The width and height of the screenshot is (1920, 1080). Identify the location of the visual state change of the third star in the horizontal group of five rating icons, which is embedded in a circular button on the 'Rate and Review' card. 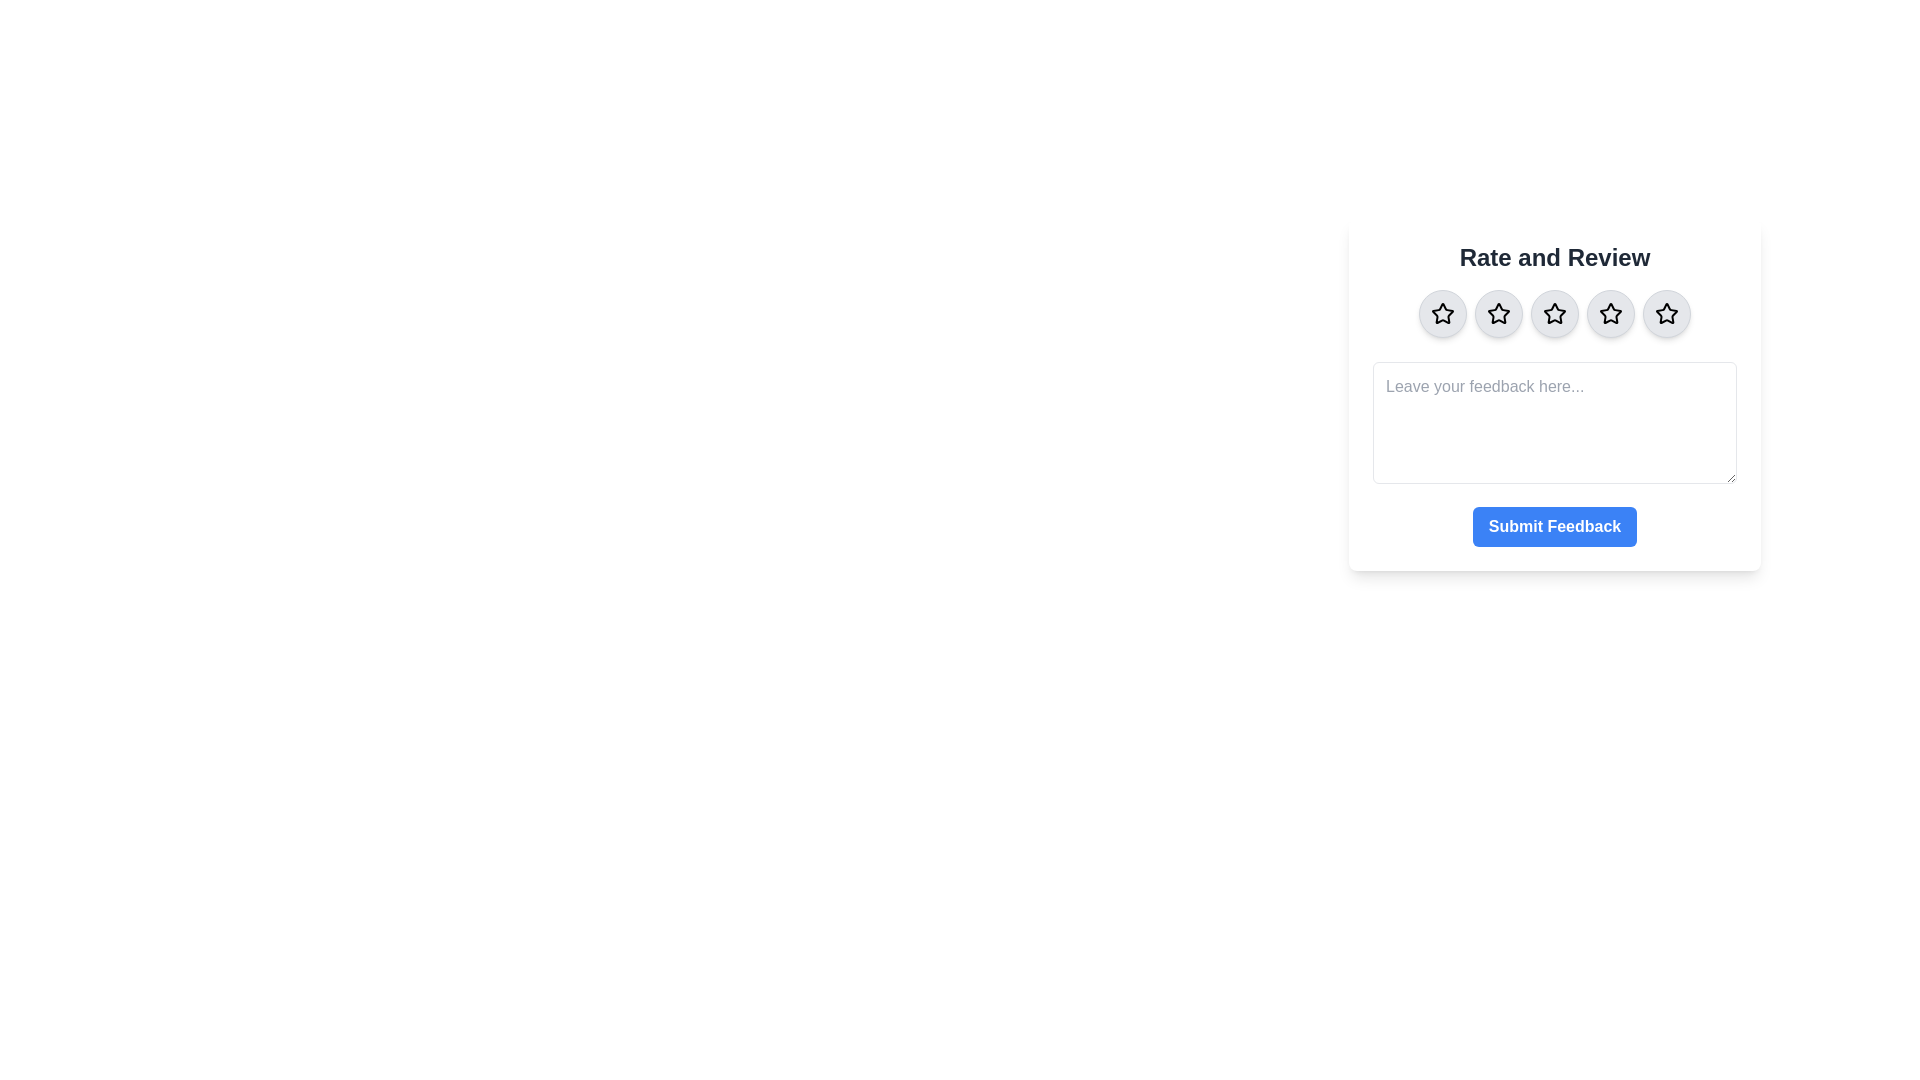
(1554, 313).